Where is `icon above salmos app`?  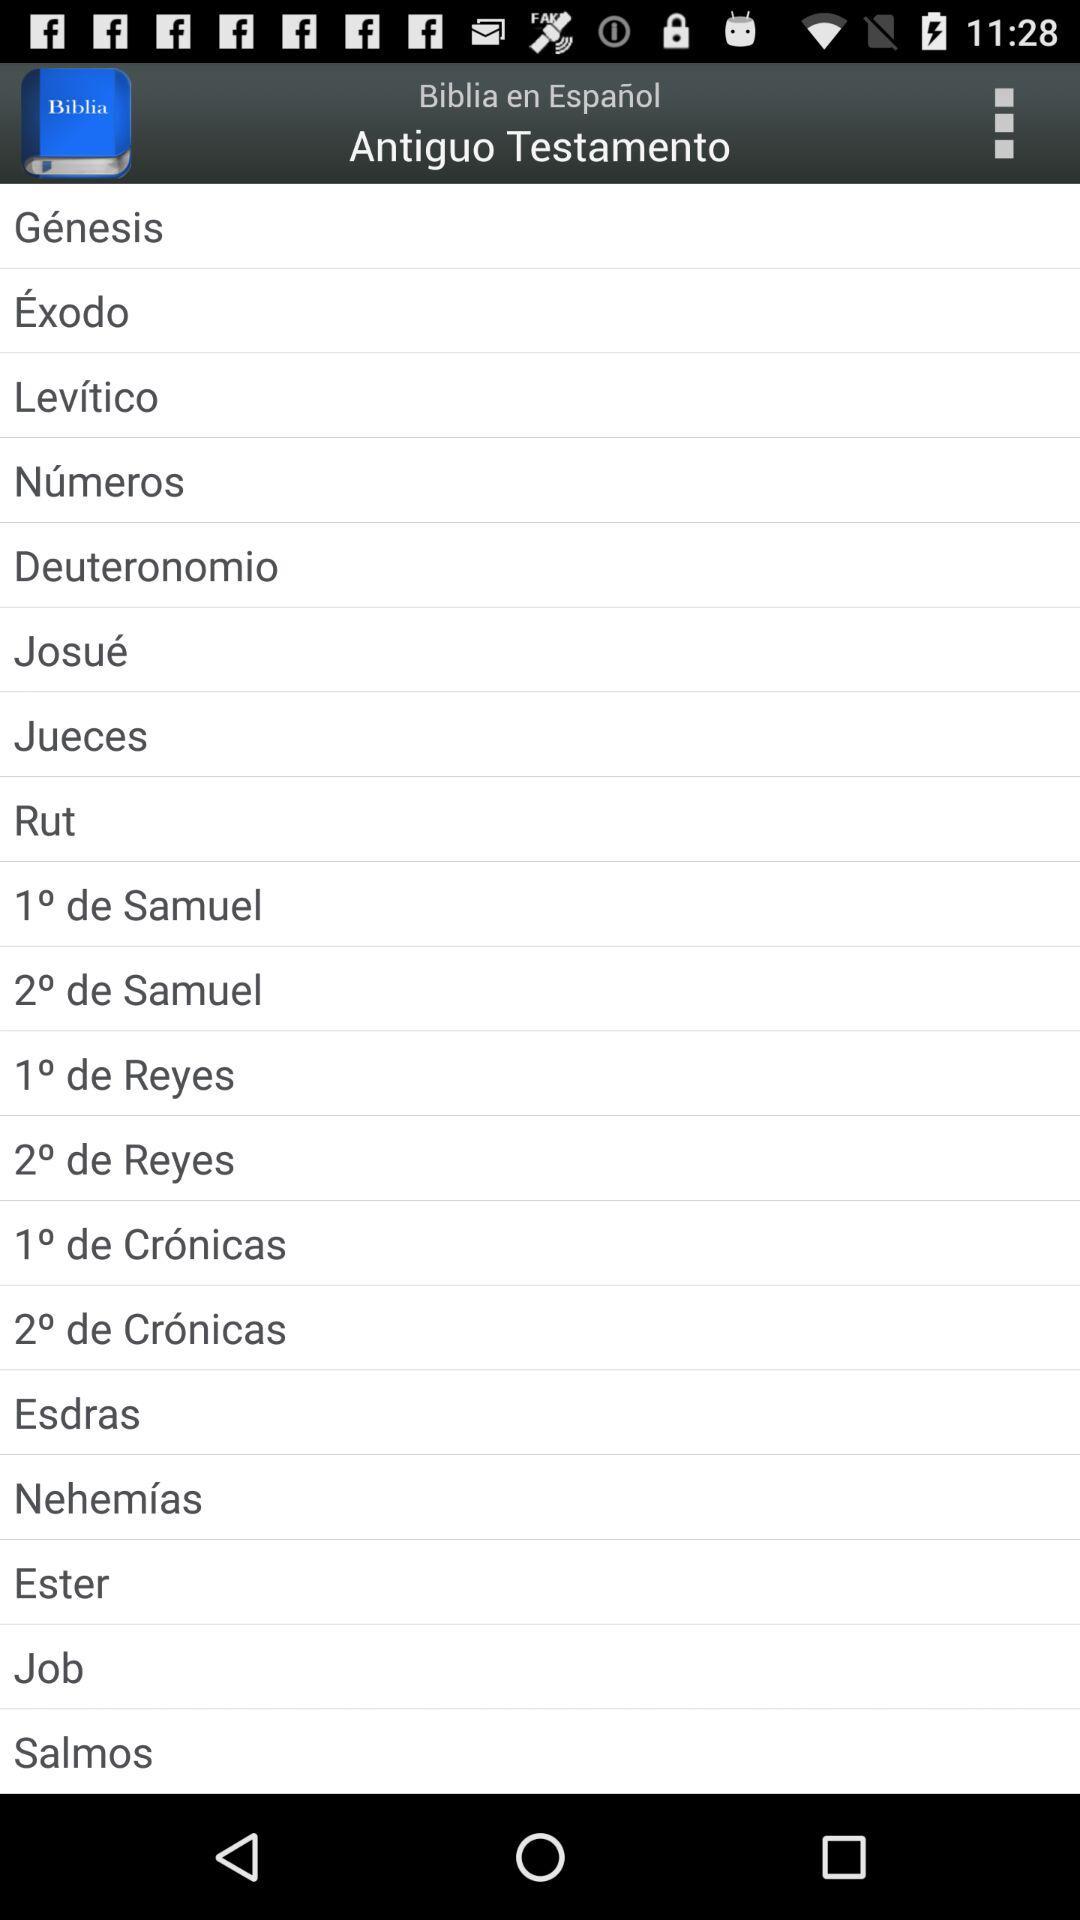 icon above salmos app is located at coordinates (540, 1666).